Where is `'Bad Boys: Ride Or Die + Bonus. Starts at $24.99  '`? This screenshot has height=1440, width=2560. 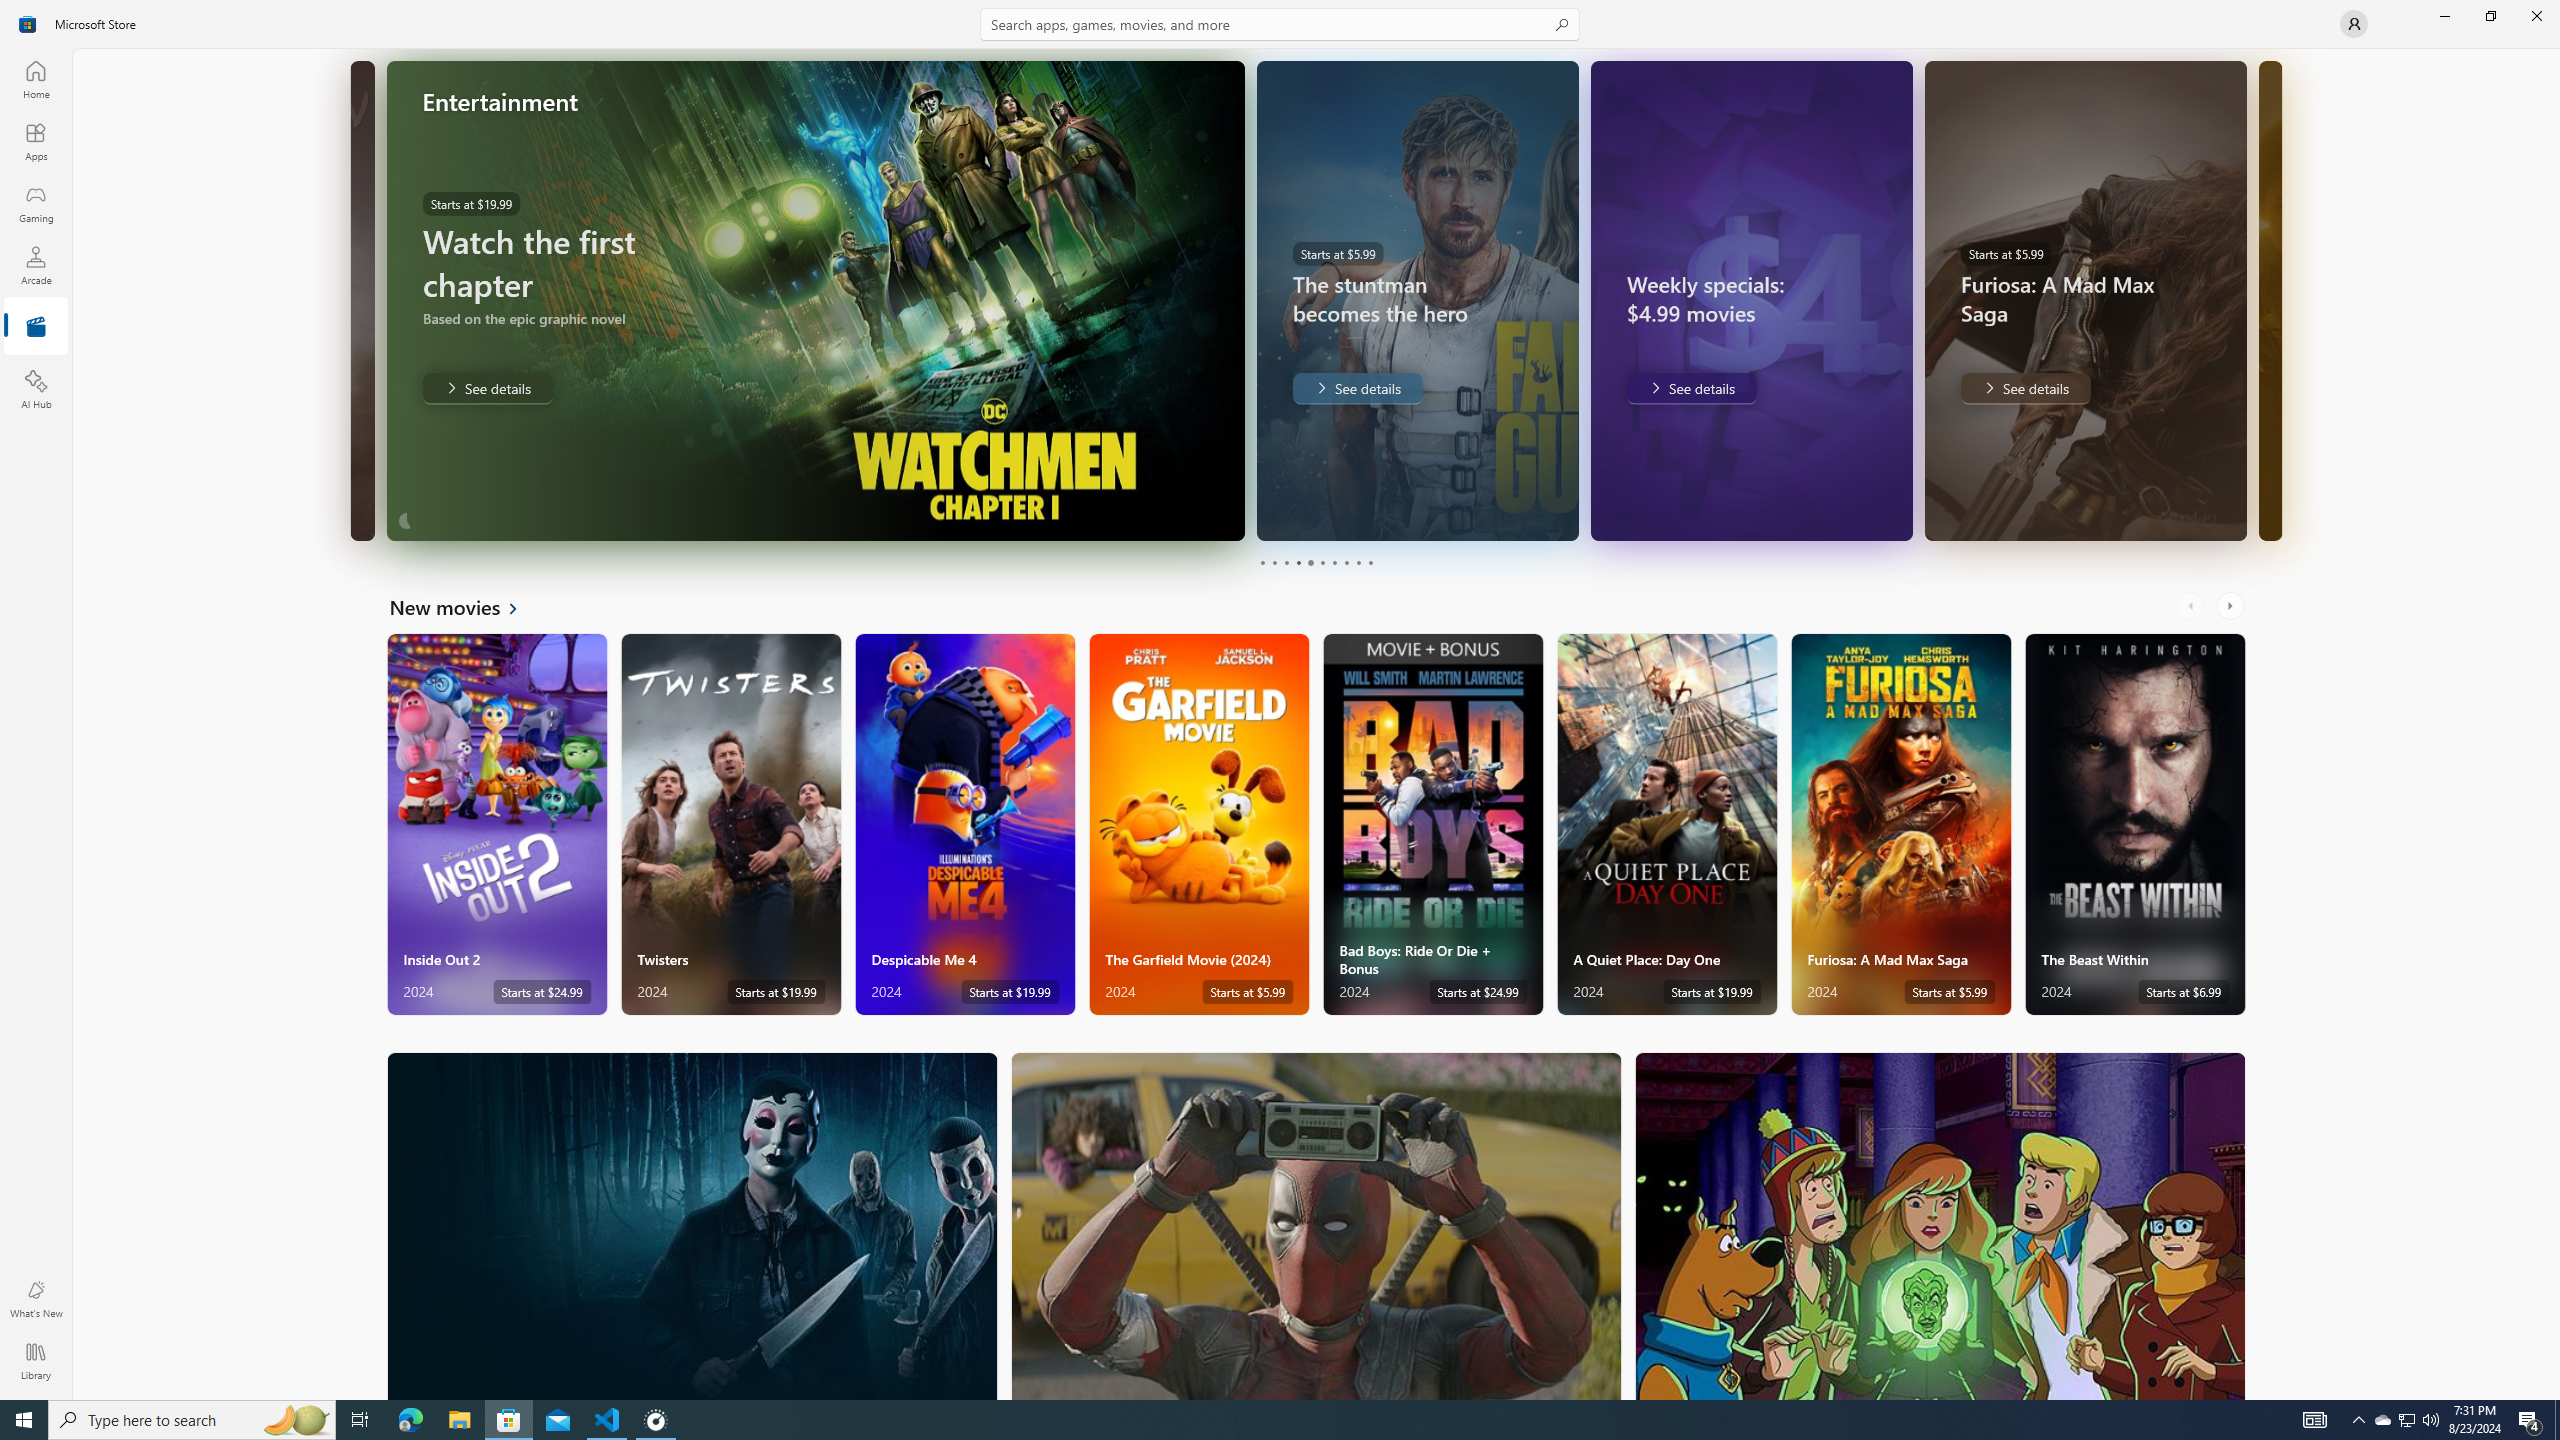 'Bad Boys: Ride Or Die + Bonus. Starts at $24.99  ' is located at coordinates (1431, 824).